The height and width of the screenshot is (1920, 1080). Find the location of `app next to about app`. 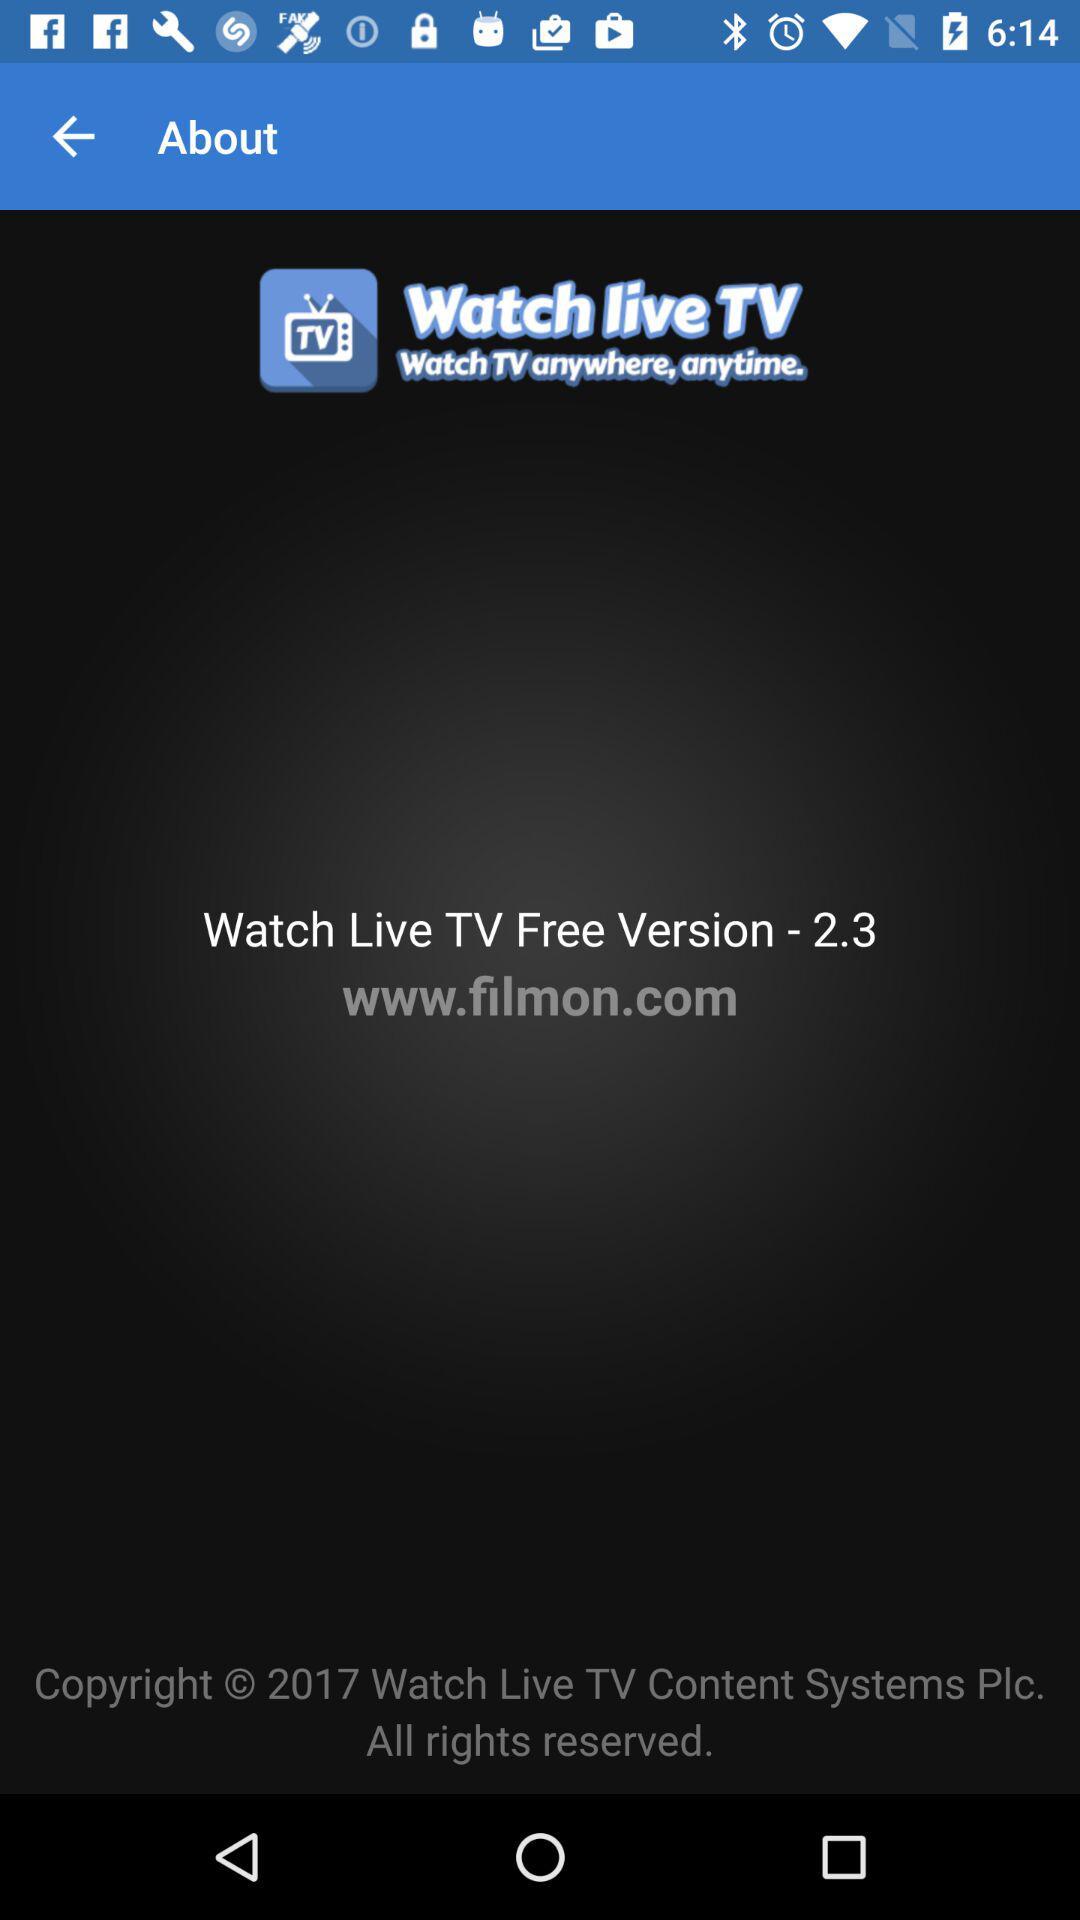

app next to about app is located at coordinates (72, 135).